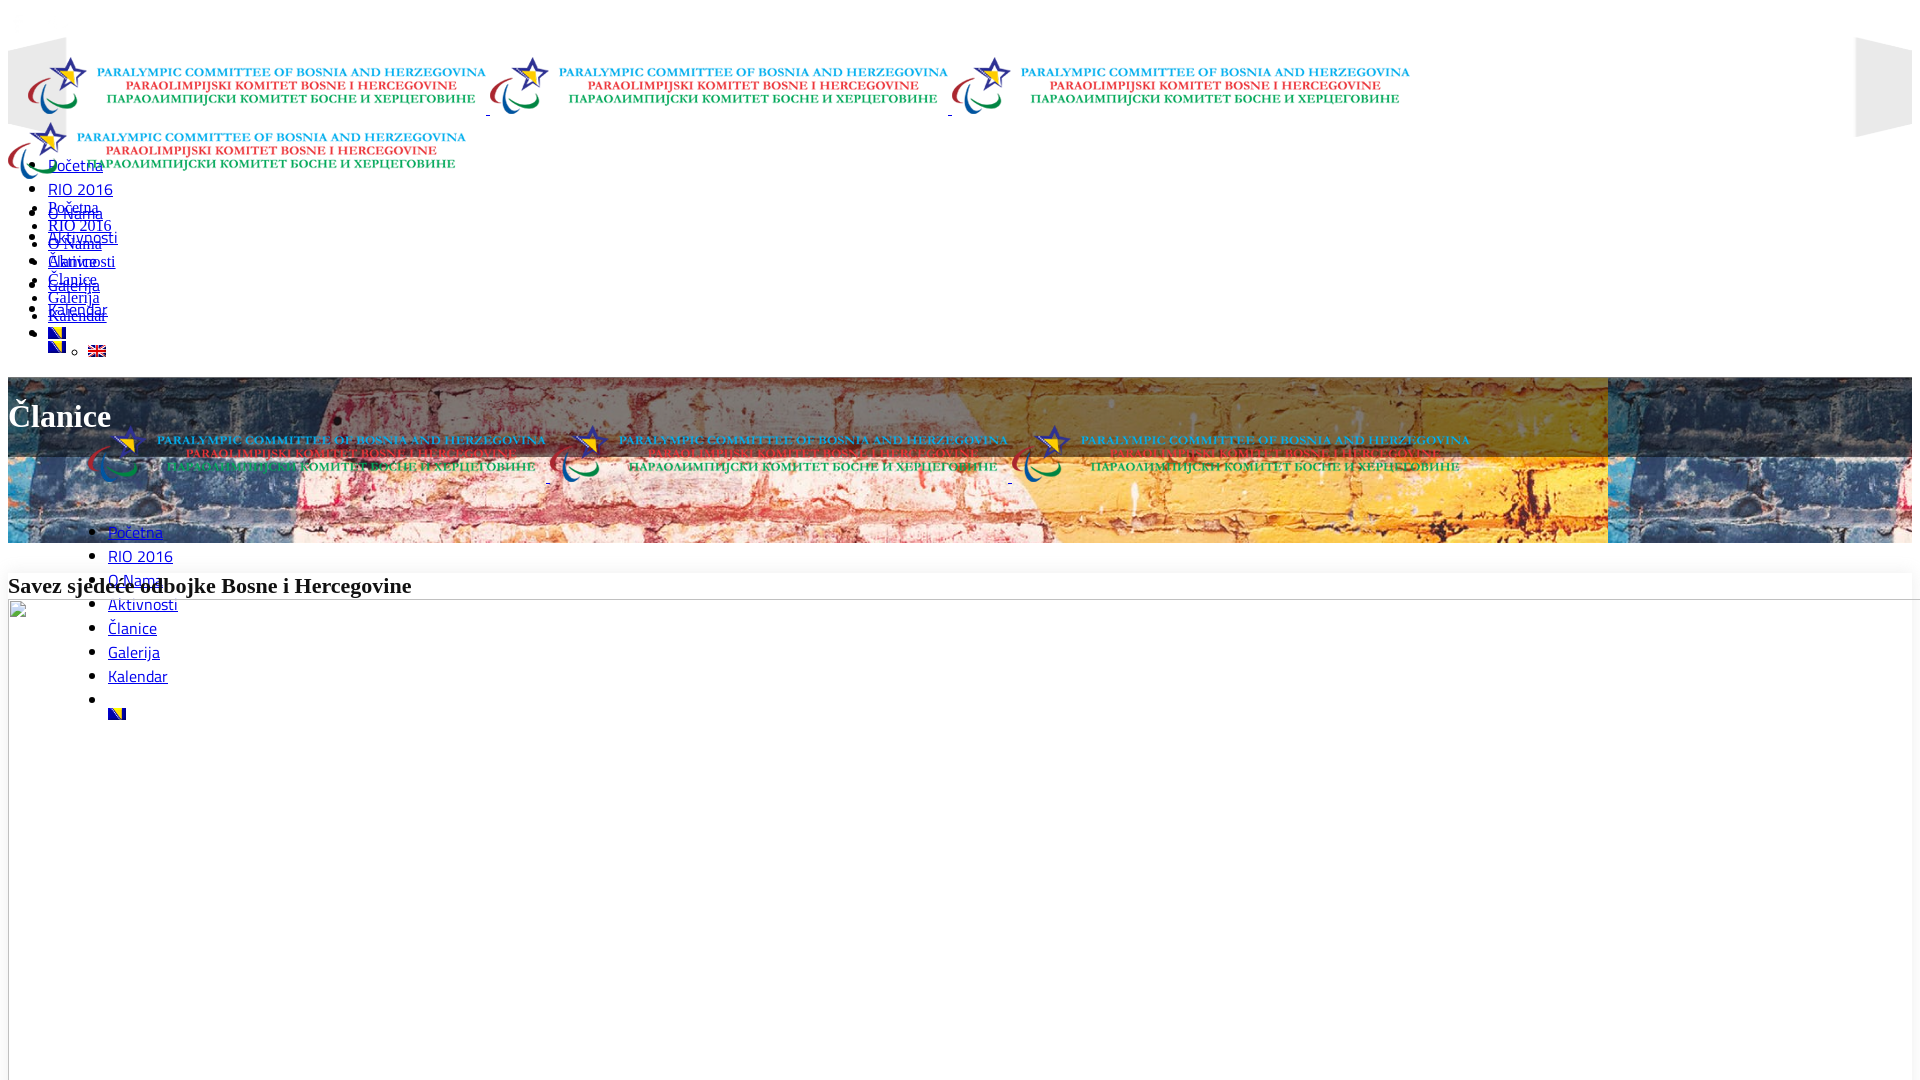 This screenshot has width=1920, height=1080. Describe the element at coordinates (57, 346) in the screenshot. I see `'Bosnian'` at that location.